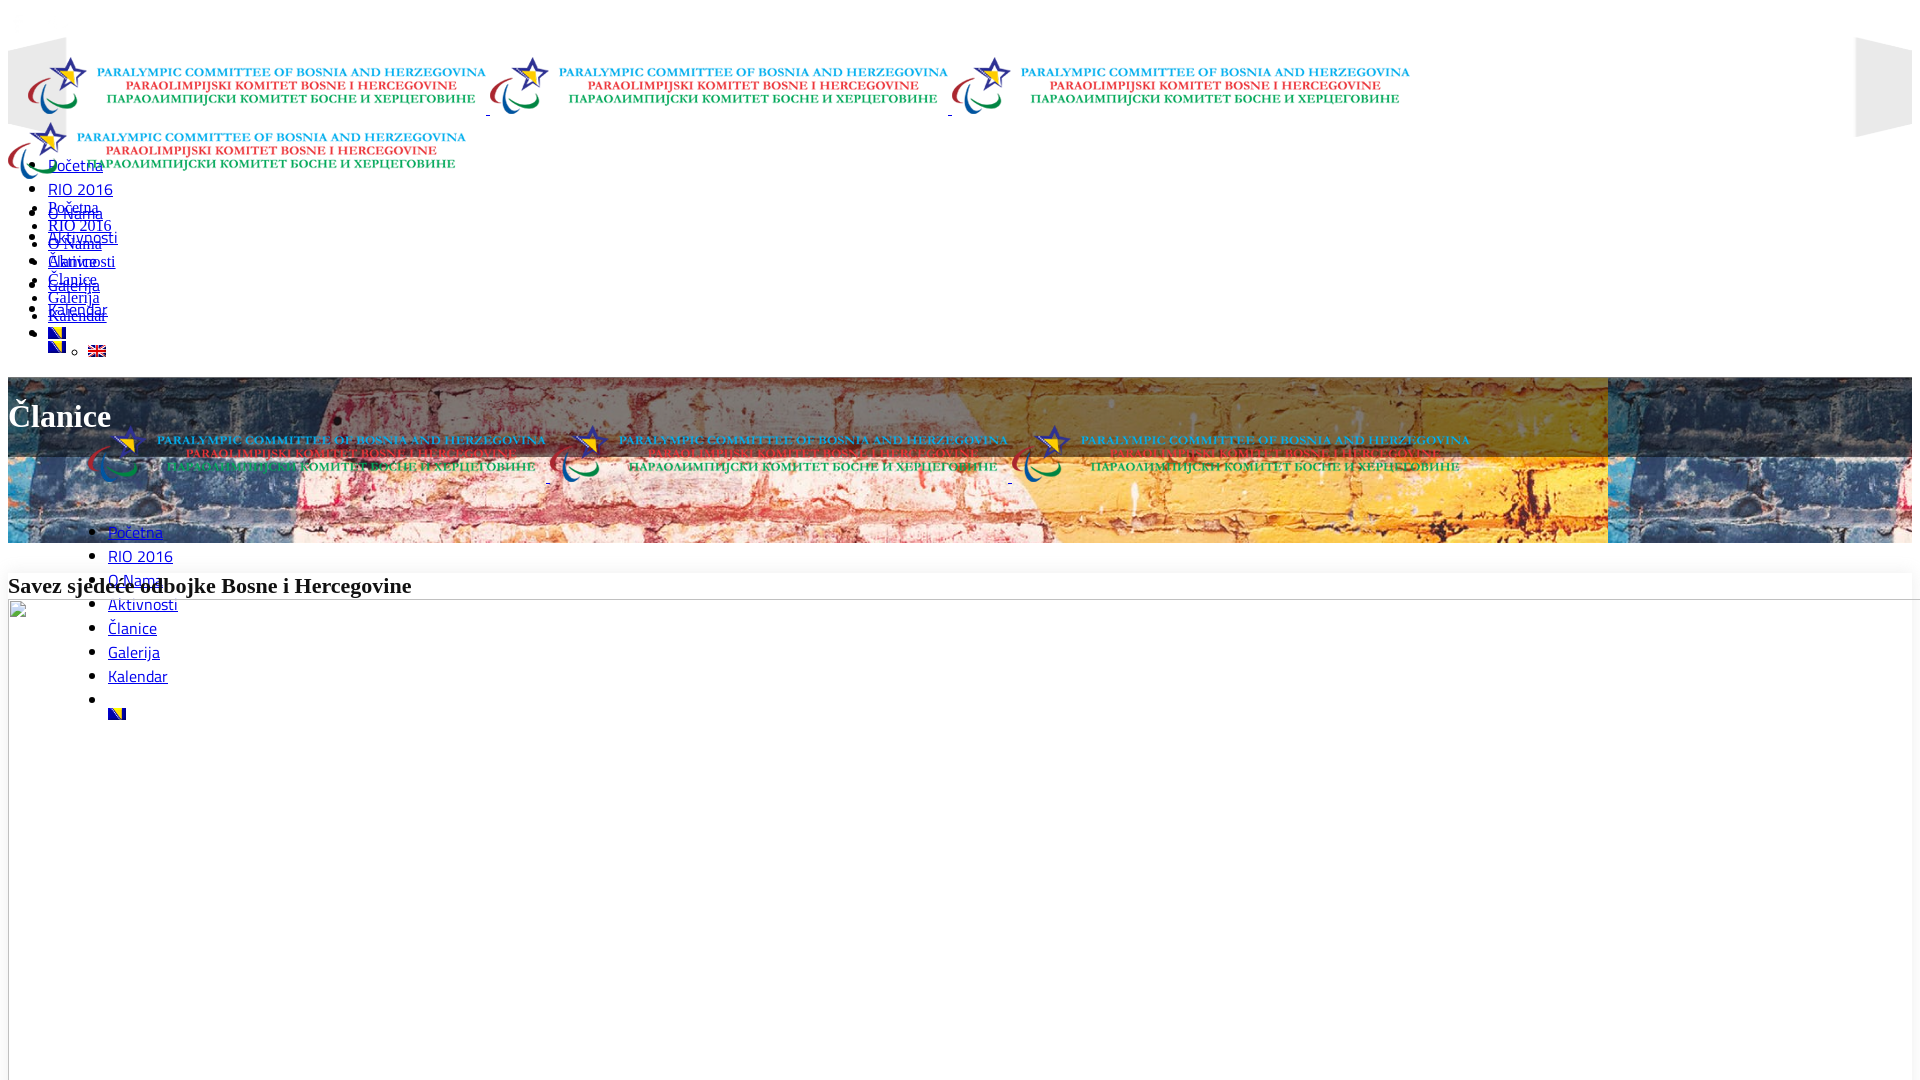 This screenshot has width=1920, height=1080. Describe the element at coordinates (57, 346) in the screenshot. I see `'Bosnian'` at that location.